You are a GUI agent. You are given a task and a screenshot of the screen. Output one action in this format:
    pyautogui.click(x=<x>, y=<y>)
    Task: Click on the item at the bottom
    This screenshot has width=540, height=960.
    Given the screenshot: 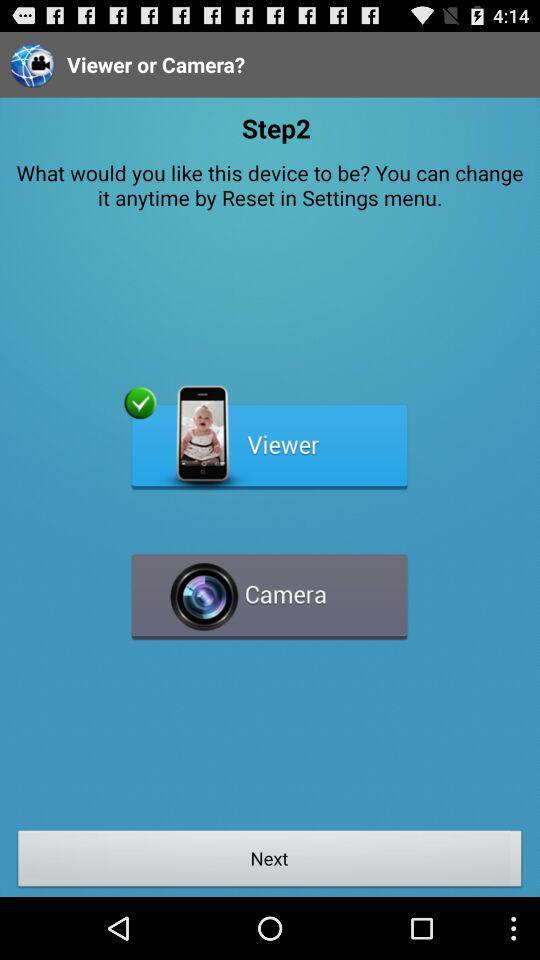 What is the action you would take?
    pyautogui.click(x=270, y=860)
    